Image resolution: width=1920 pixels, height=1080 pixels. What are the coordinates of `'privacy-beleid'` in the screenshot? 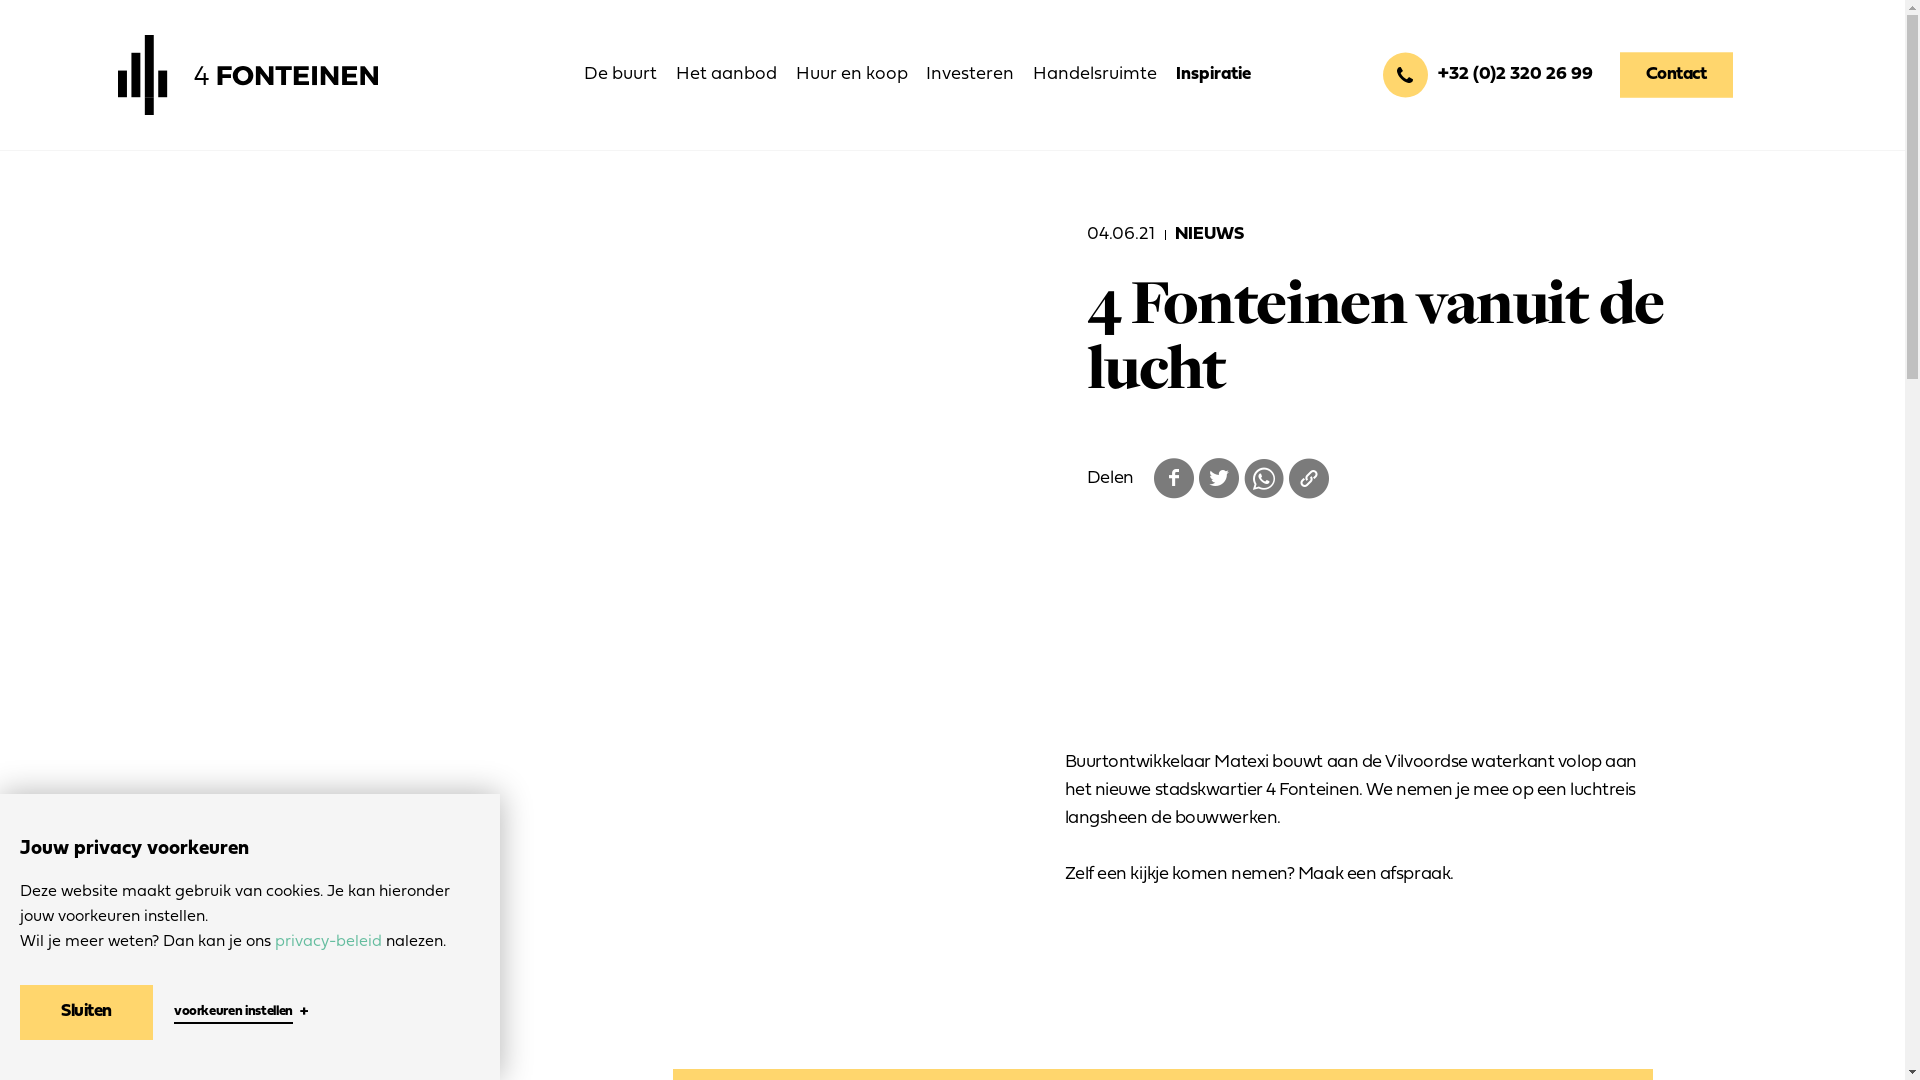 It's located at (328, 941).